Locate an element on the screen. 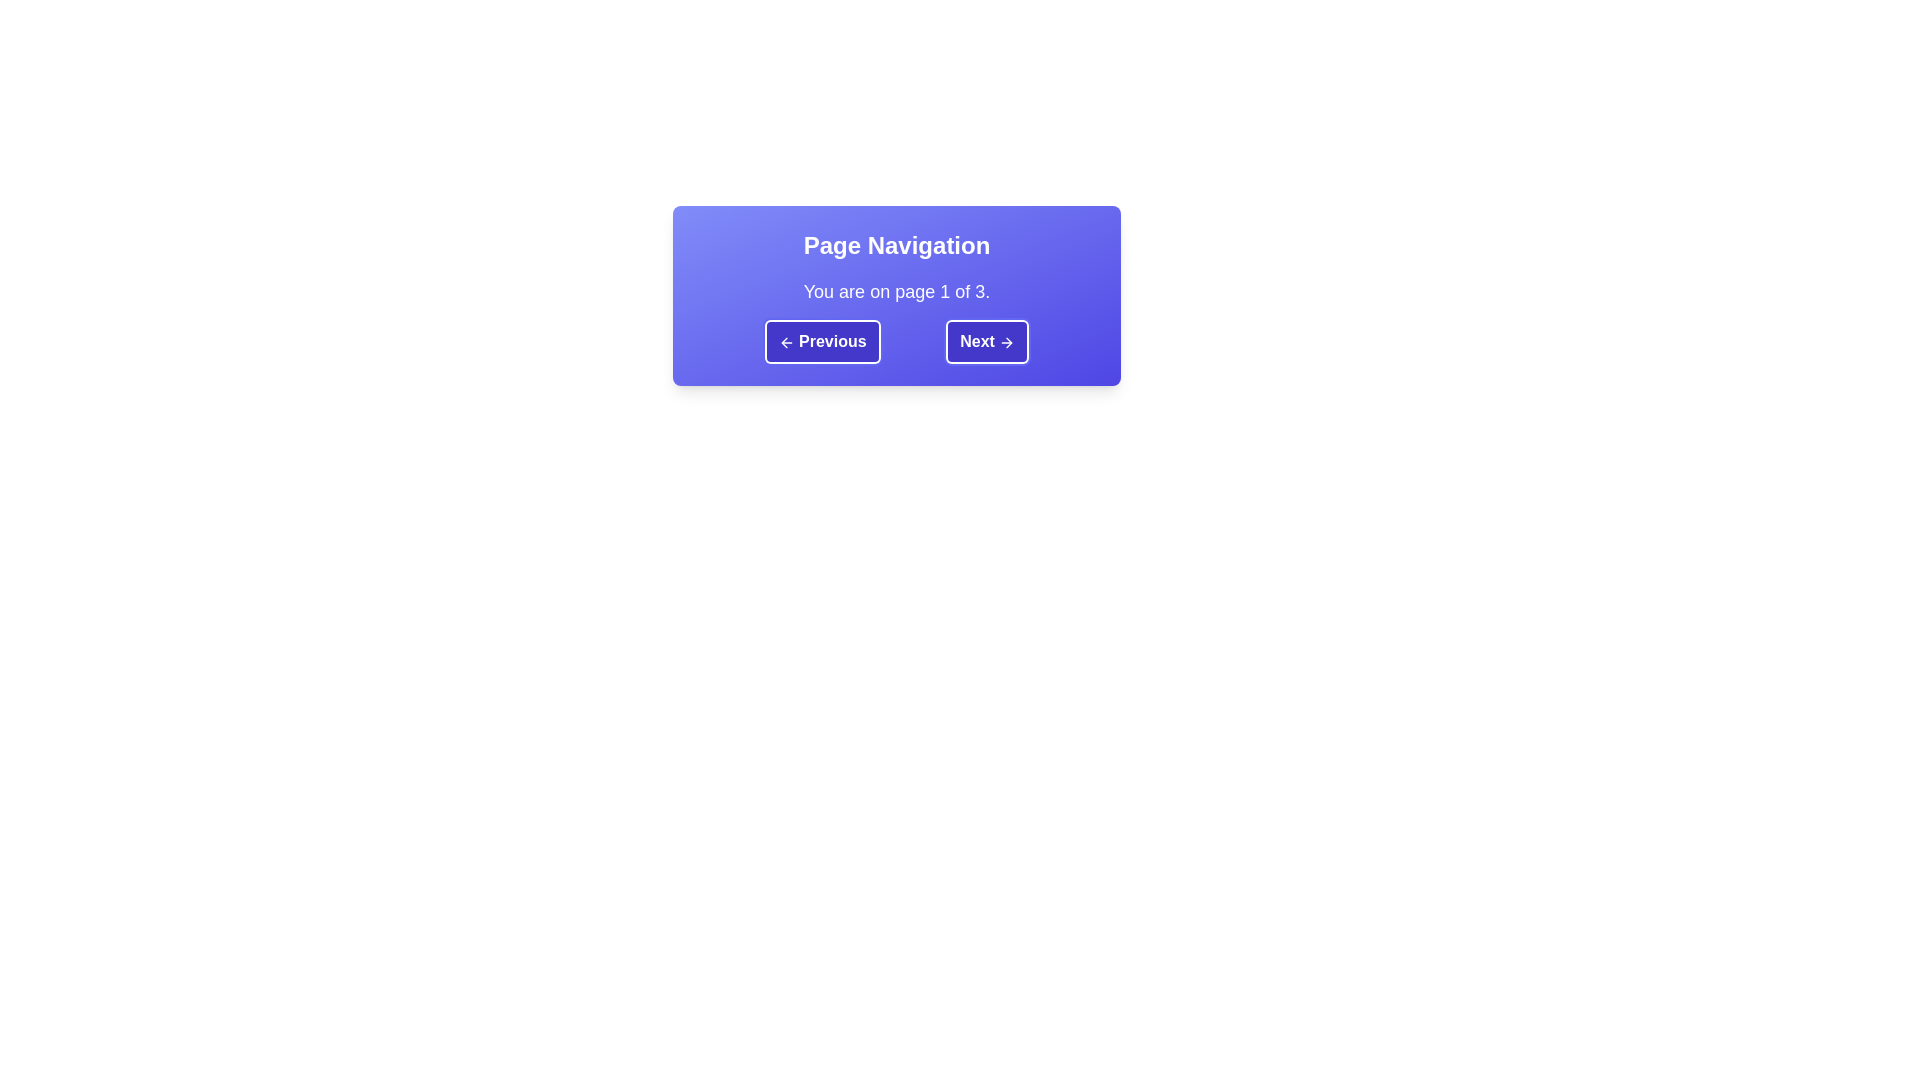 Image resolution: width=1920 pixels, height=1080 pixels. the Text Label element is located at coordinates (896, 245).